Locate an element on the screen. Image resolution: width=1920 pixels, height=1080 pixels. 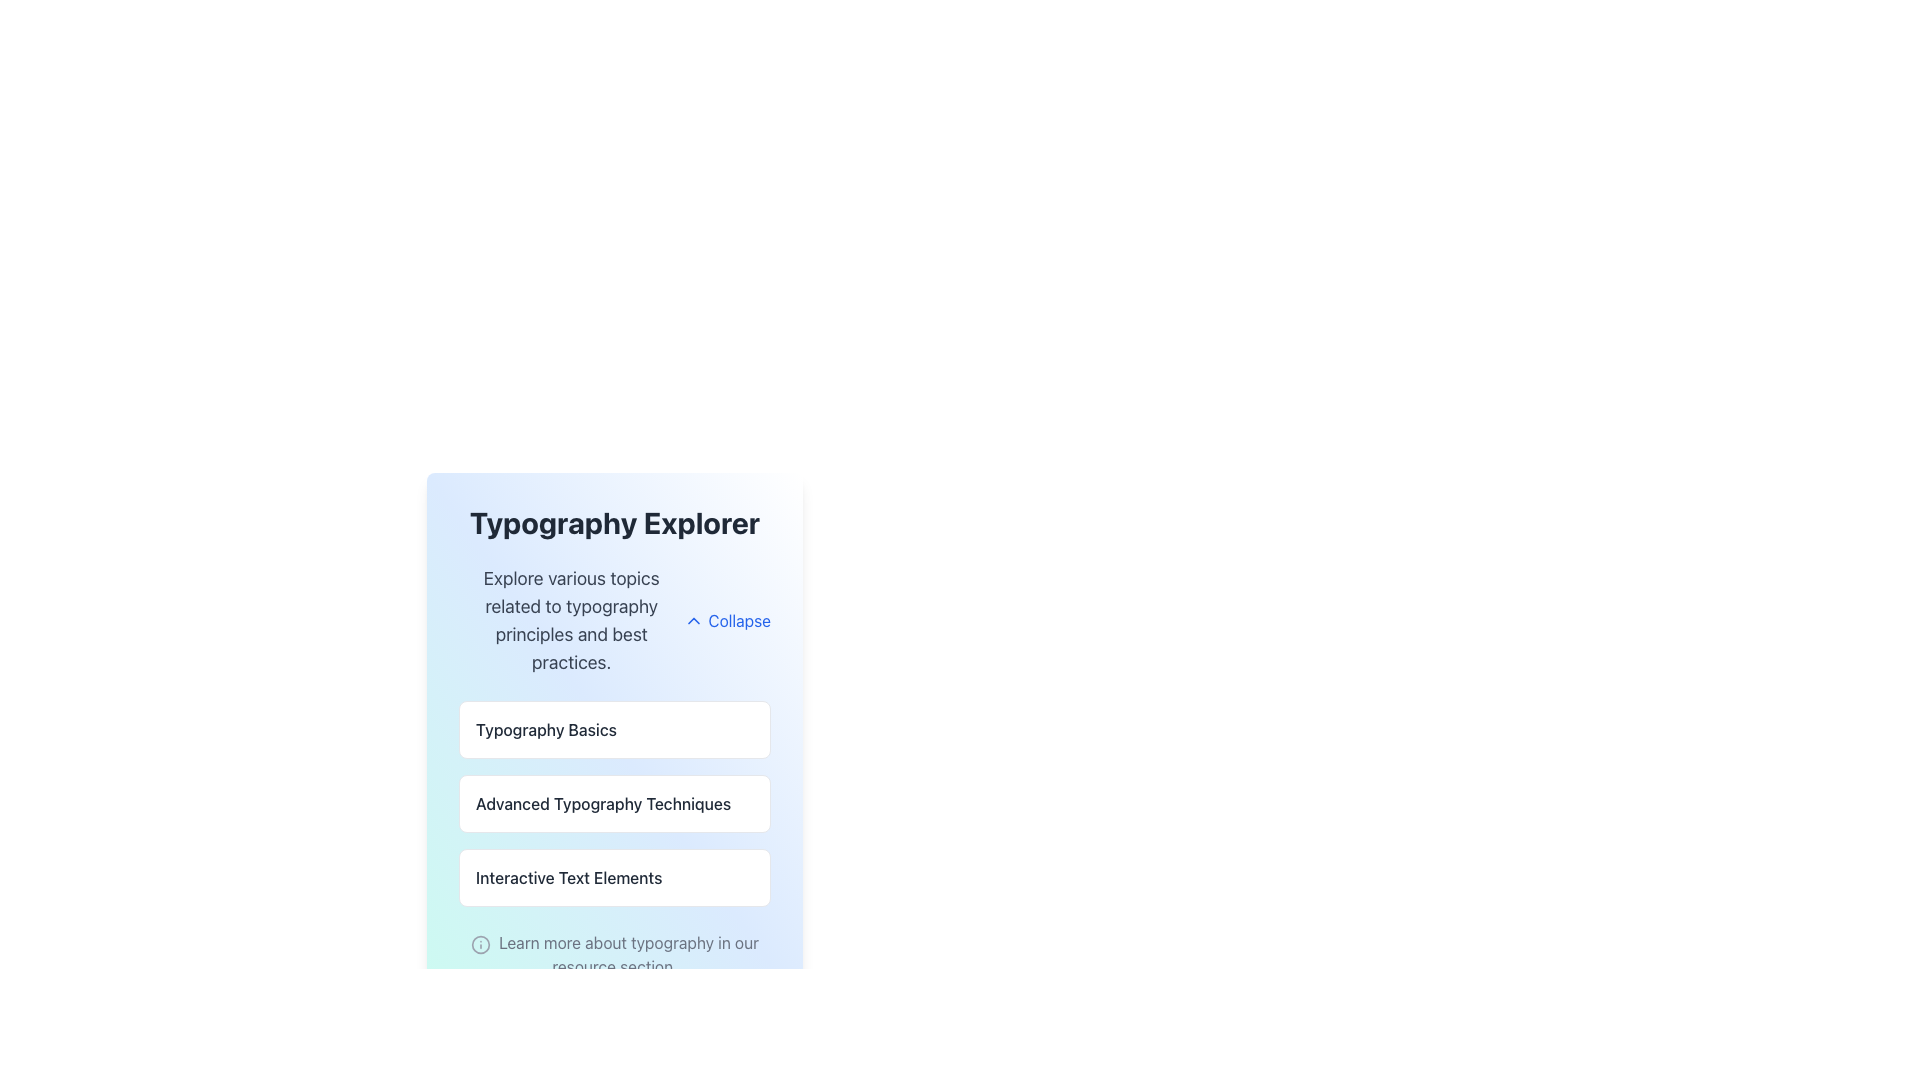
the toggle link located at the right end of the description block on the card is located at coordinates (726, 620).